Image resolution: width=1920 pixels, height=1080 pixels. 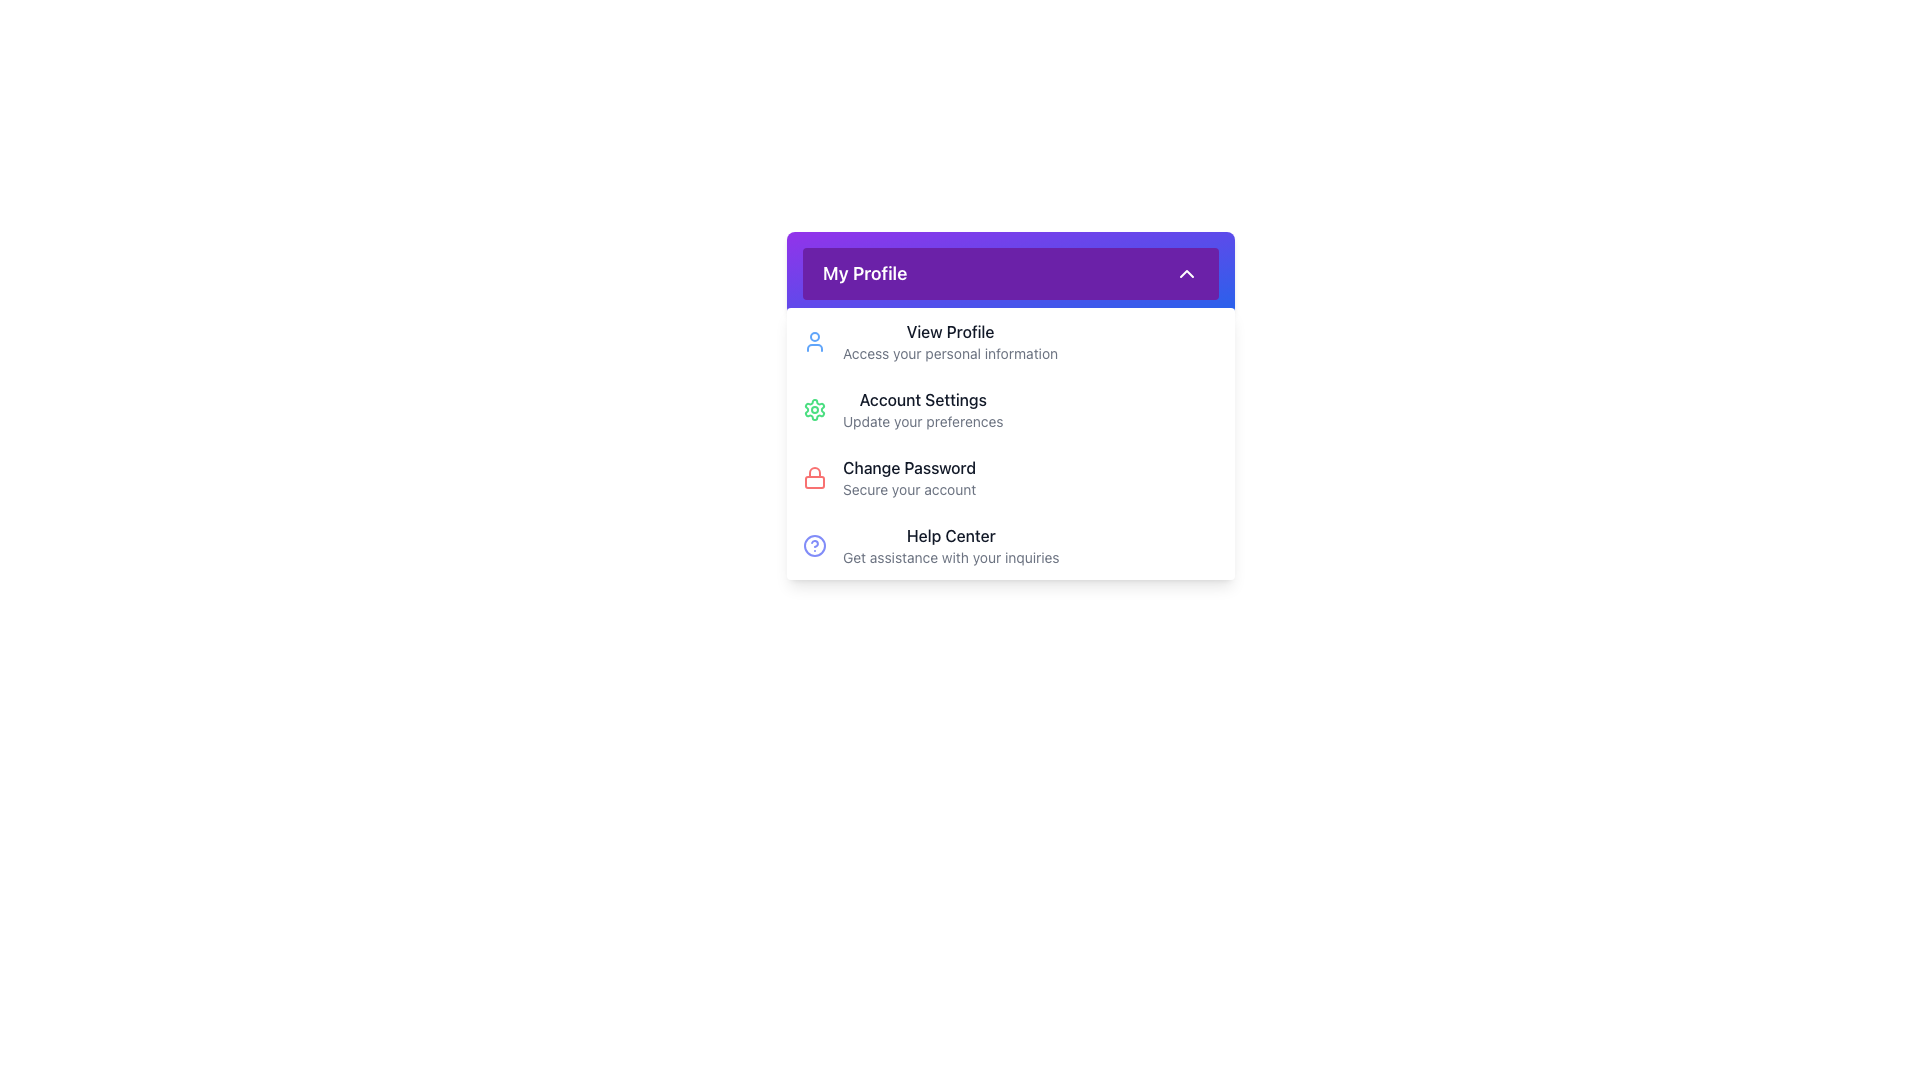 What do you see at coordinates (950, 535) in the screenshot?
I see `the 'Help Center' text label, which is prominently displayed in a dark color within the 'My Profile' dropdown panel, positioned above the subtitle 'Get assistance with your inquiries.'` at bounding box center [950, 535].